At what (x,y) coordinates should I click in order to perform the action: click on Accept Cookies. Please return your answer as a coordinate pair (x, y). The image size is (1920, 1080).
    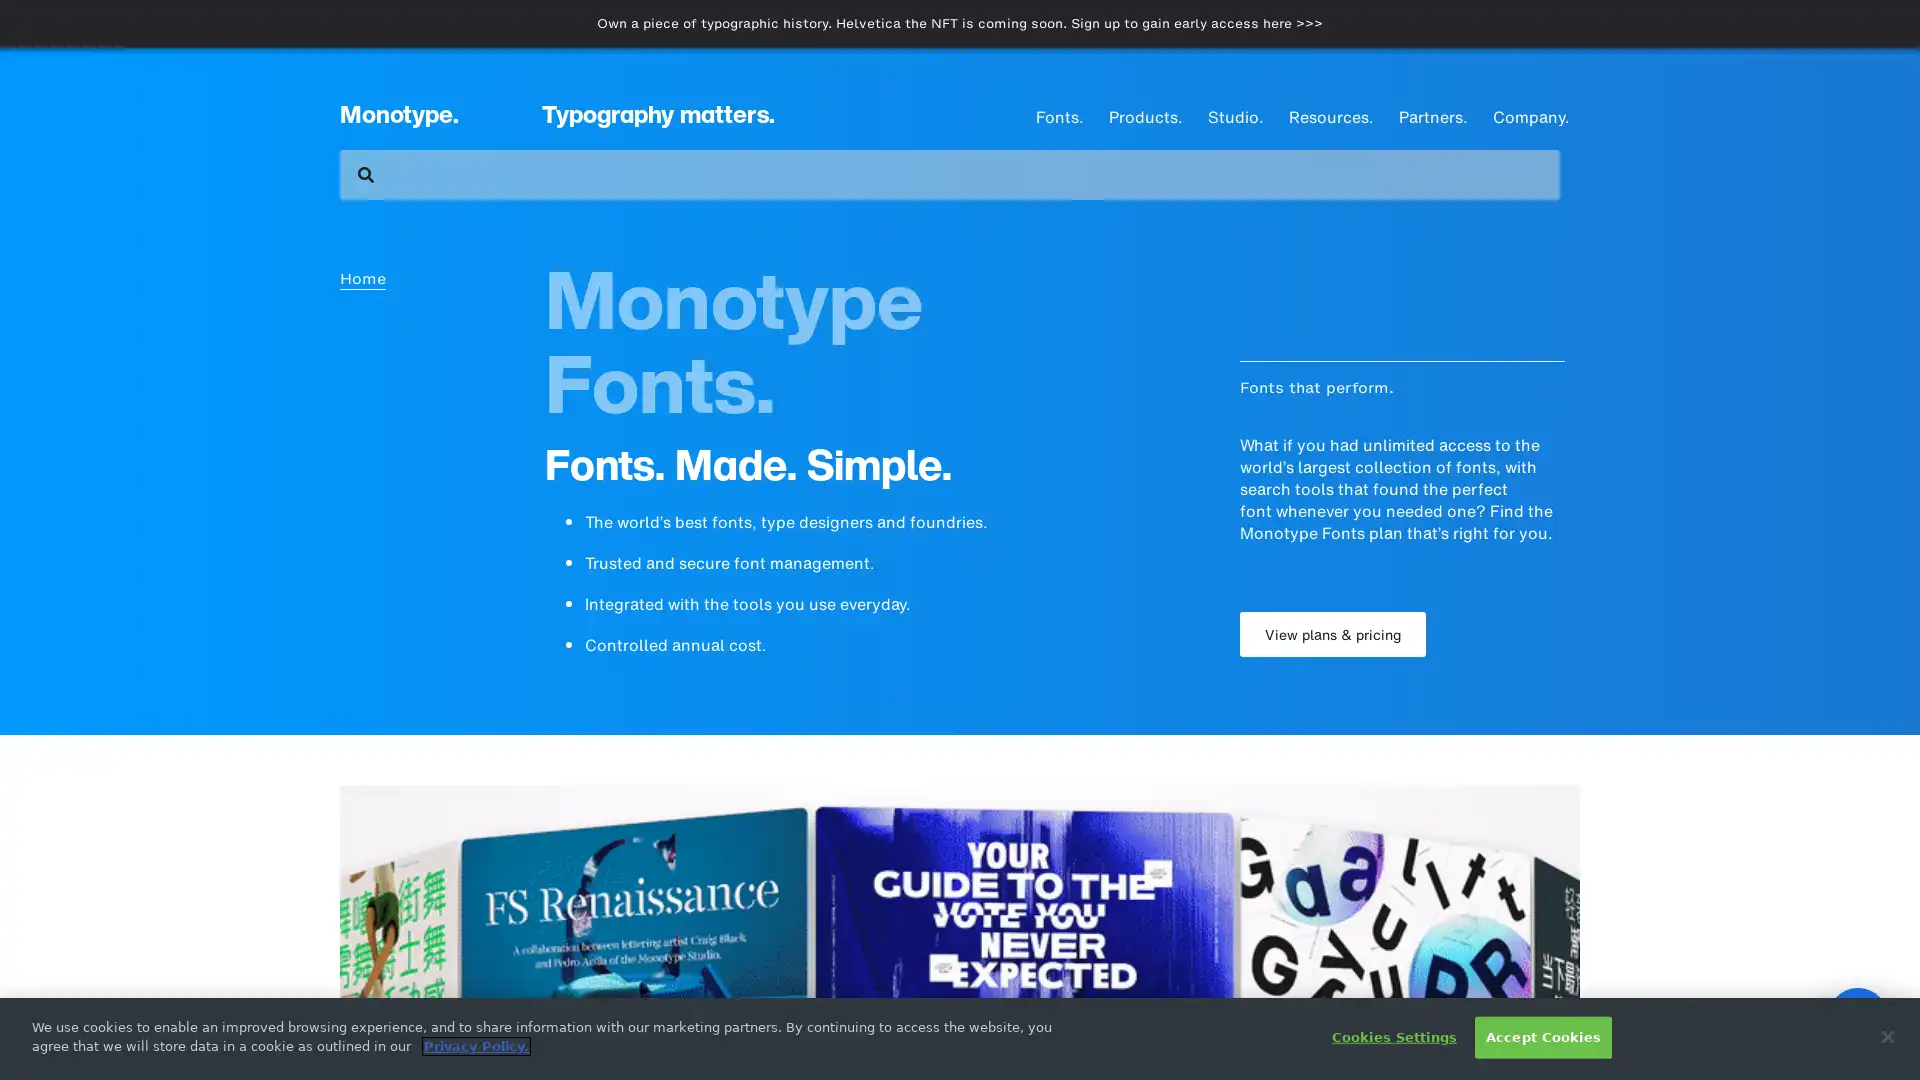
    Looking at the image, I should click on (1541, 1036).